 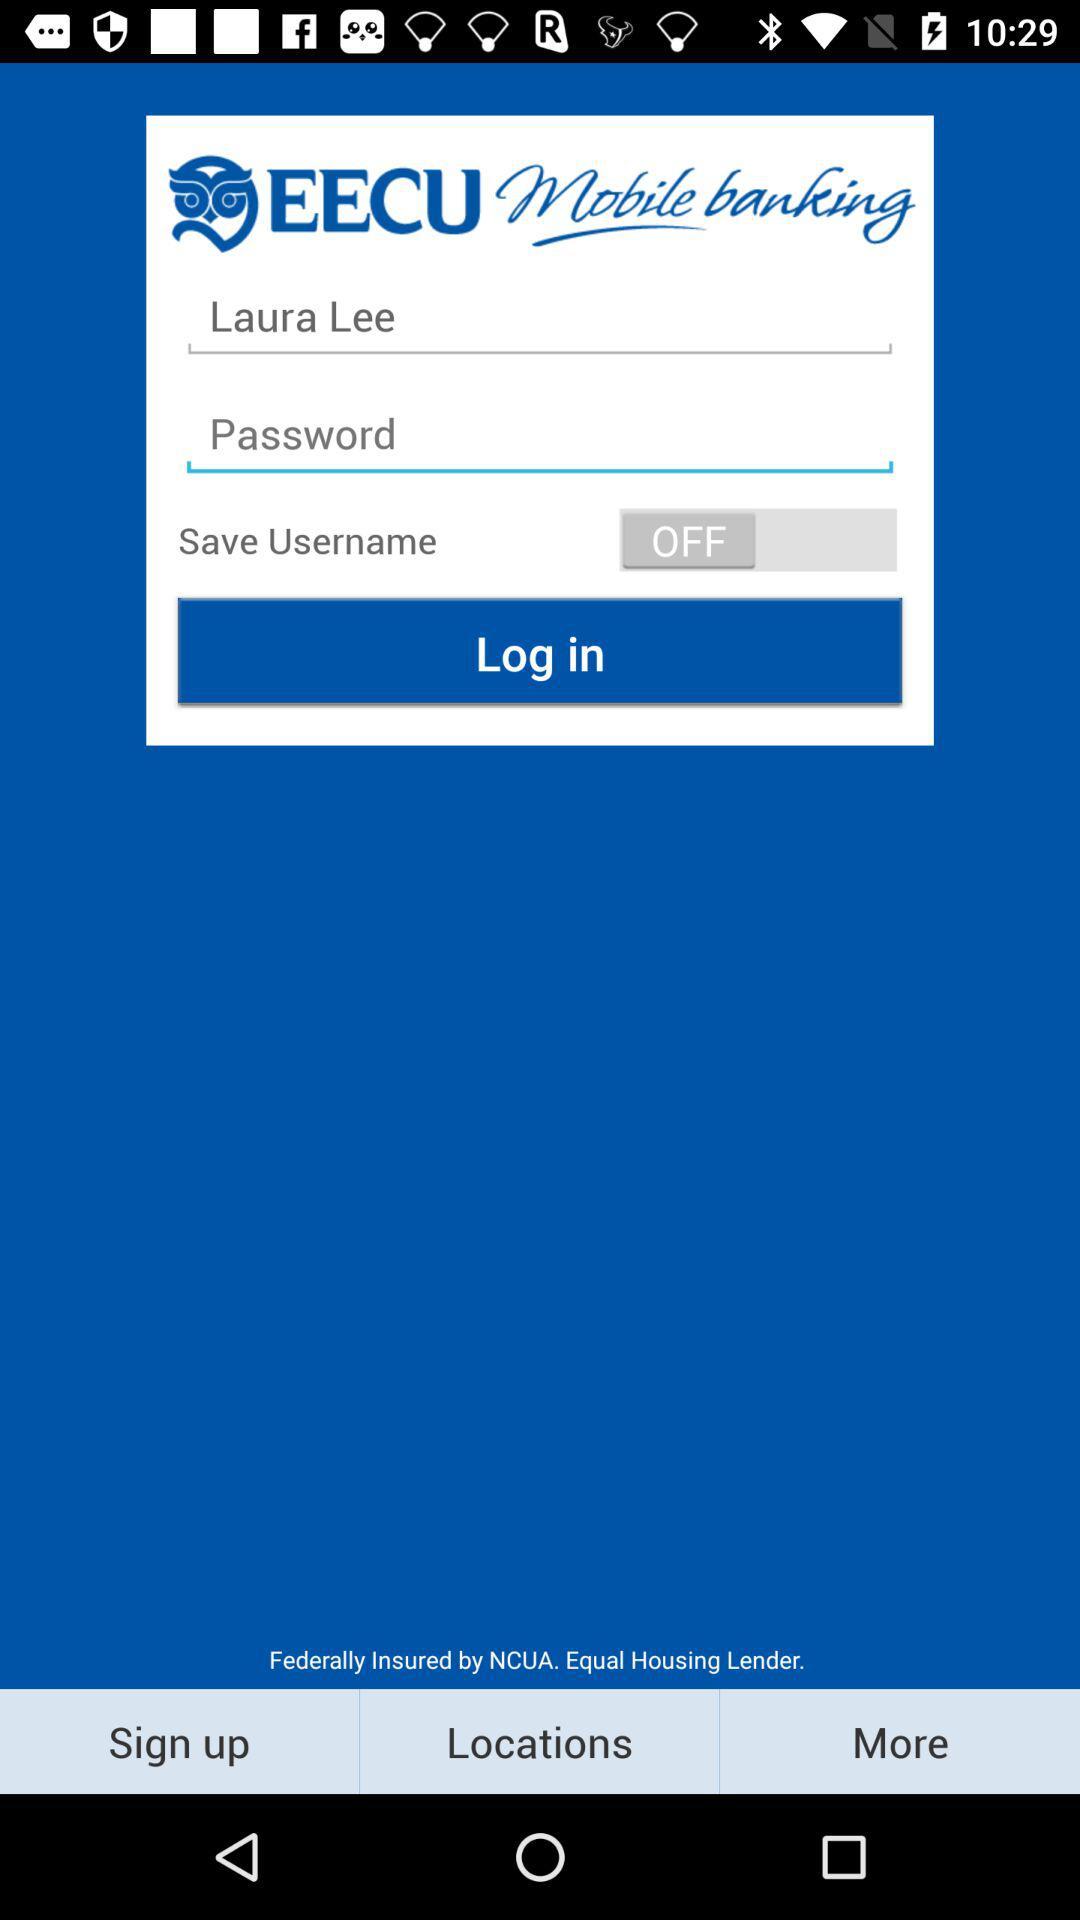 I want to click on the icon above federally insured by icon, so click(x=540, y=652).